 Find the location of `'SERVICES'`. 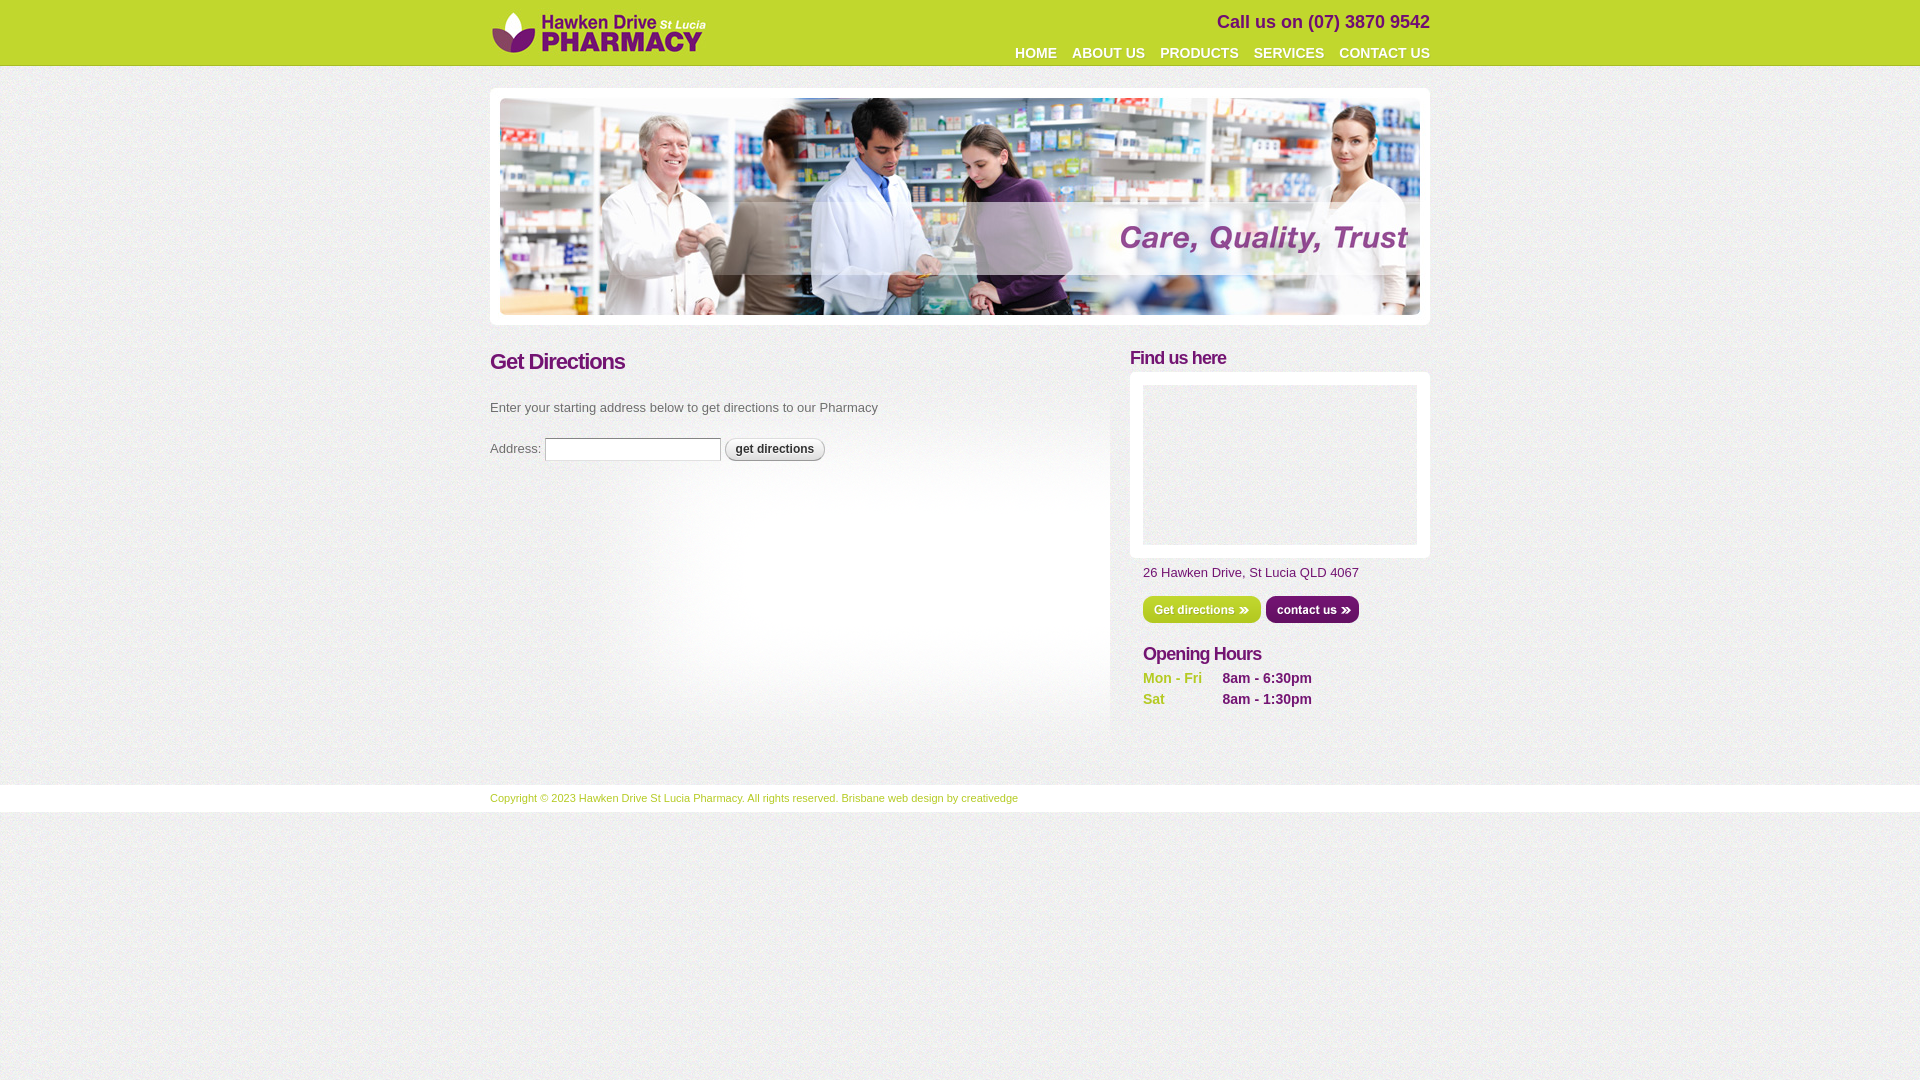

'SERVICES' is located at coordinates (1289, 52).